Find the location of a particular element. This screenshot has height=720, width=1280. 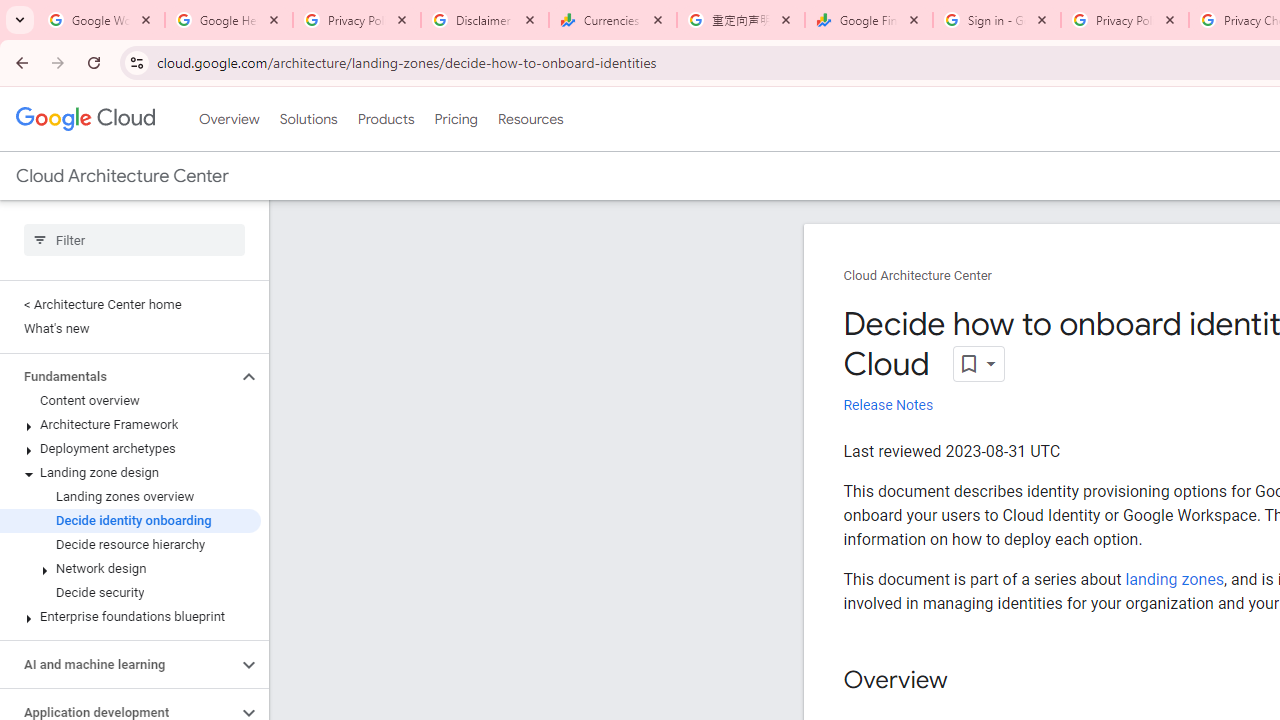

'< Architecture Center home' is located at coordinates (129, 304).